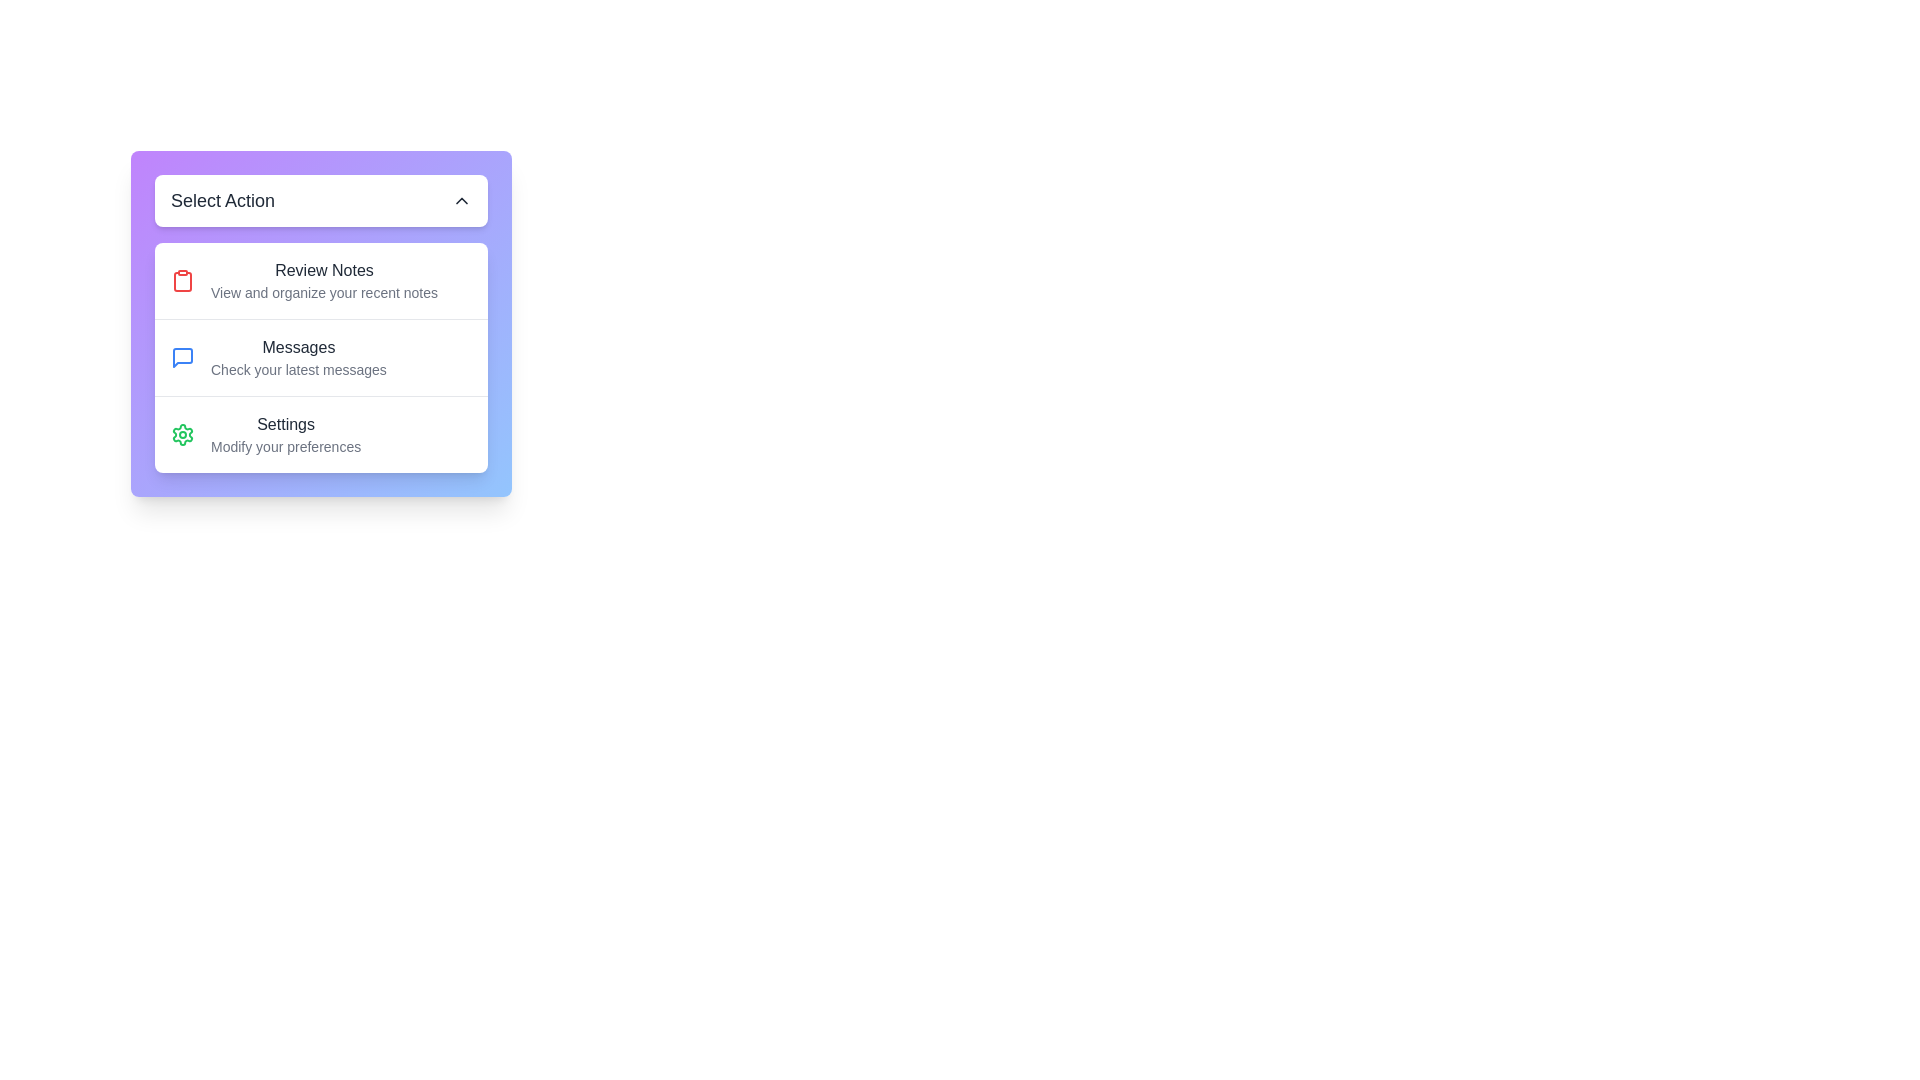  Describe the element at coordinates (321, 433) in the screenshot. I see `the third Clickable menu item for accessing the Settings page, located below the 'Messages' option in the card-style menu under 'Select Action'` at that location.